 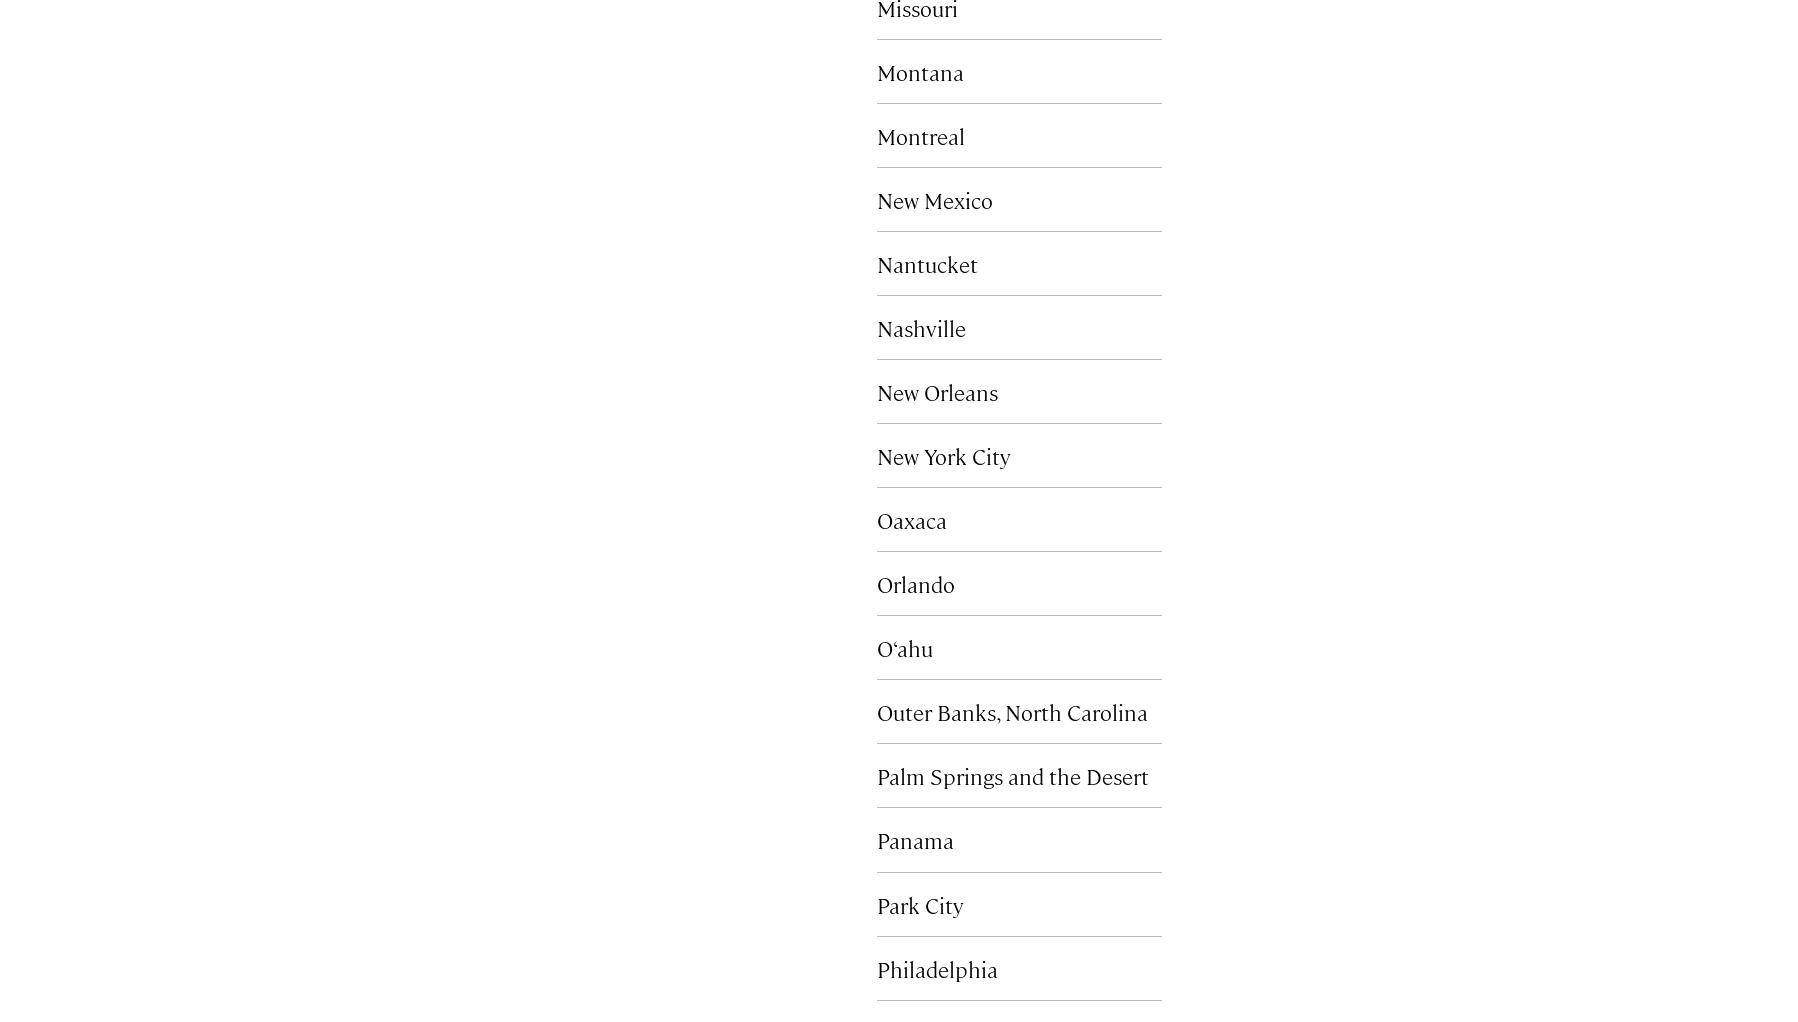 What do you see at coordinates (877, 70) in the screenshot?
I see `'Montana'` at bounding box center [877, 70].